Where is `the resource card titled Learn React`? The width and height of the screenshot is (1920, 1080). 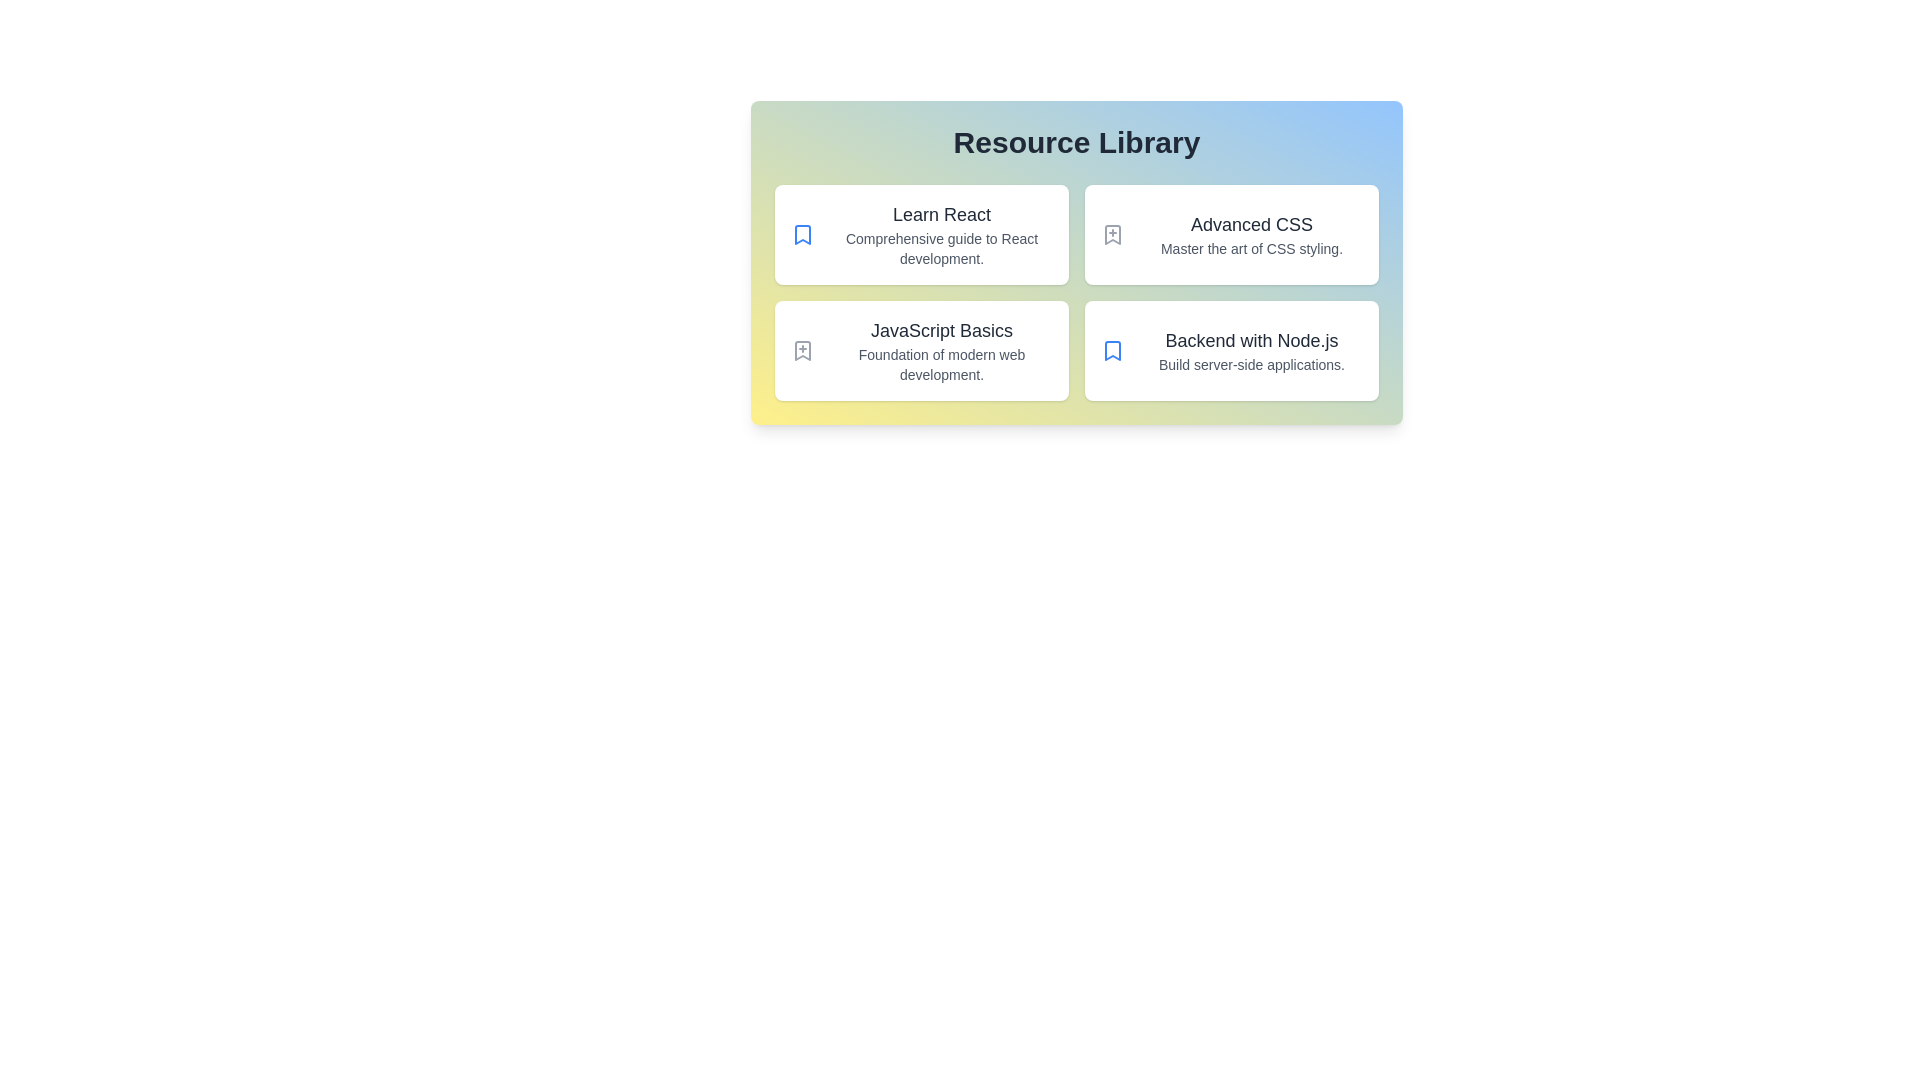 the resource card titled Learn React is located at coordinates (920, 234).